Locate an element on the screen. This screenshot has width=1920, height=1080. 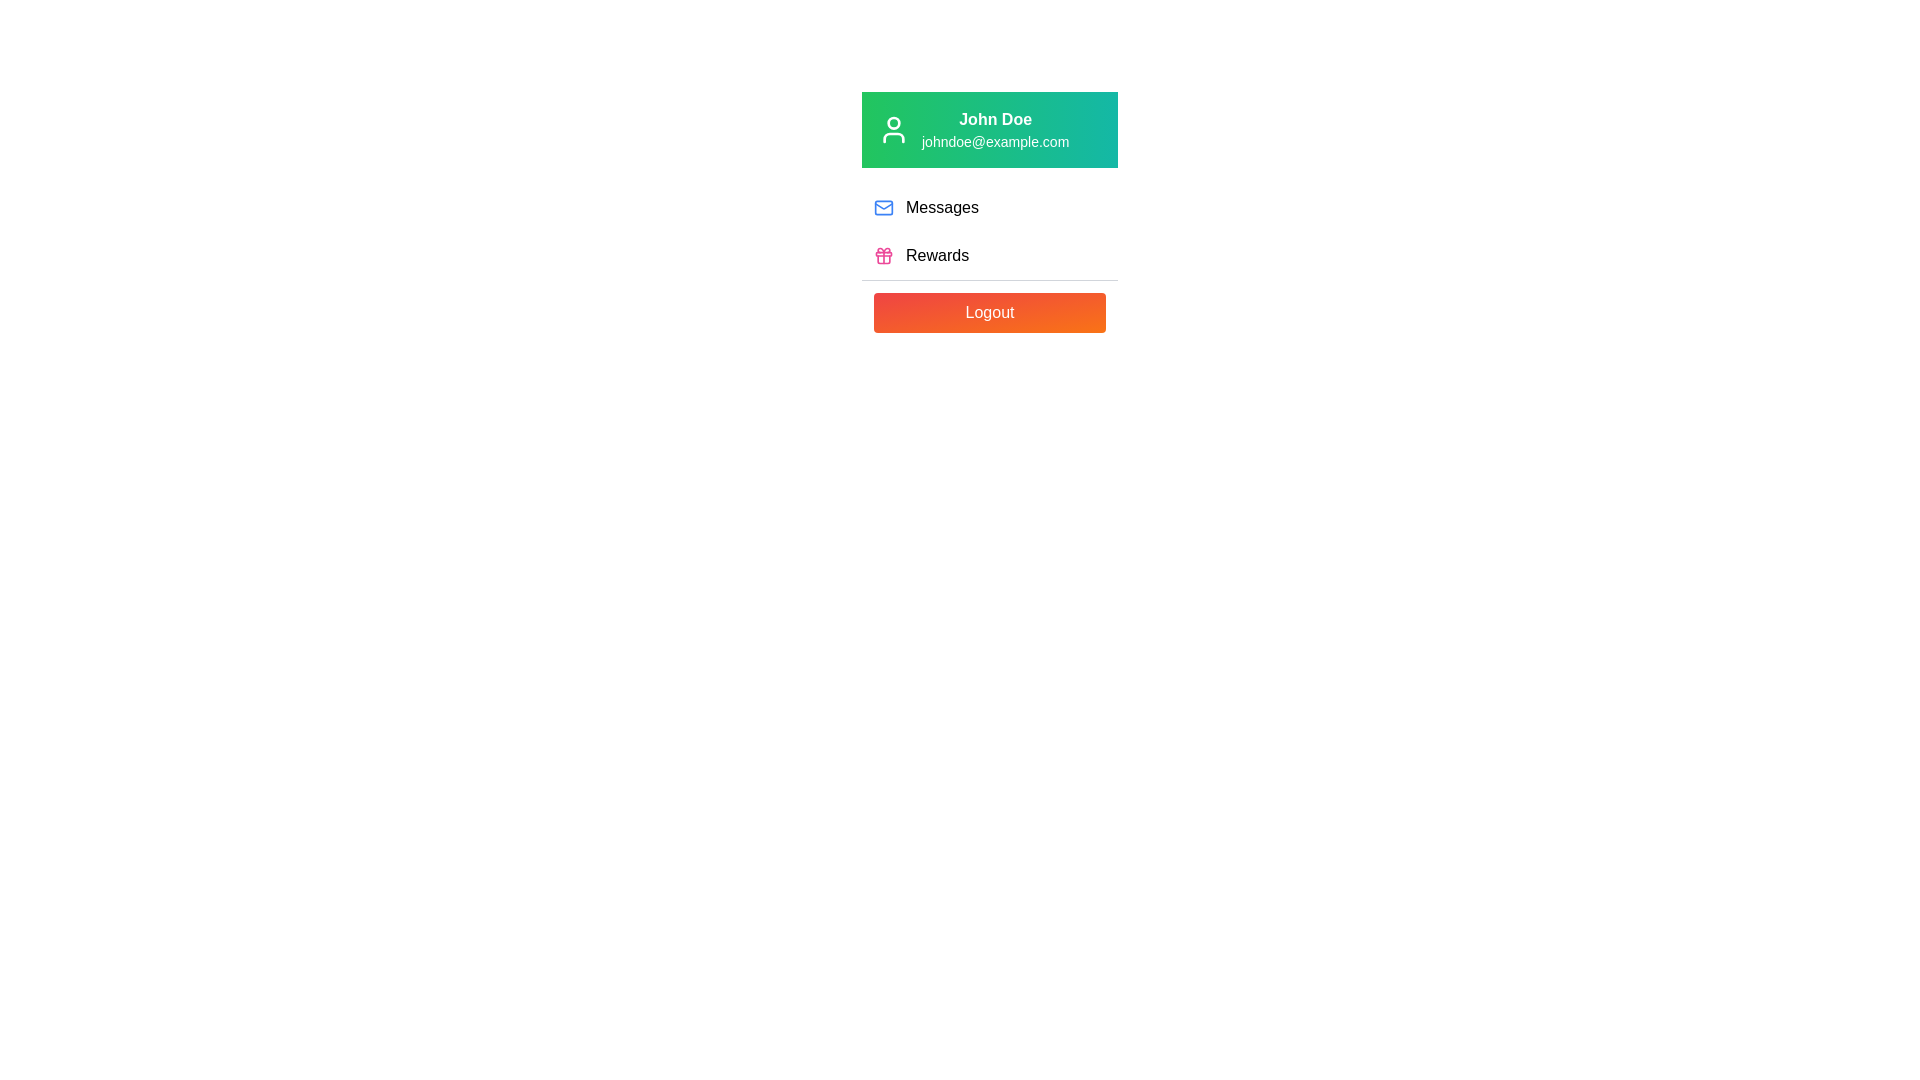
the text label displaying the user's email address, which is located below 'John Doe' in the top green area is located at coordinates (995, 141).